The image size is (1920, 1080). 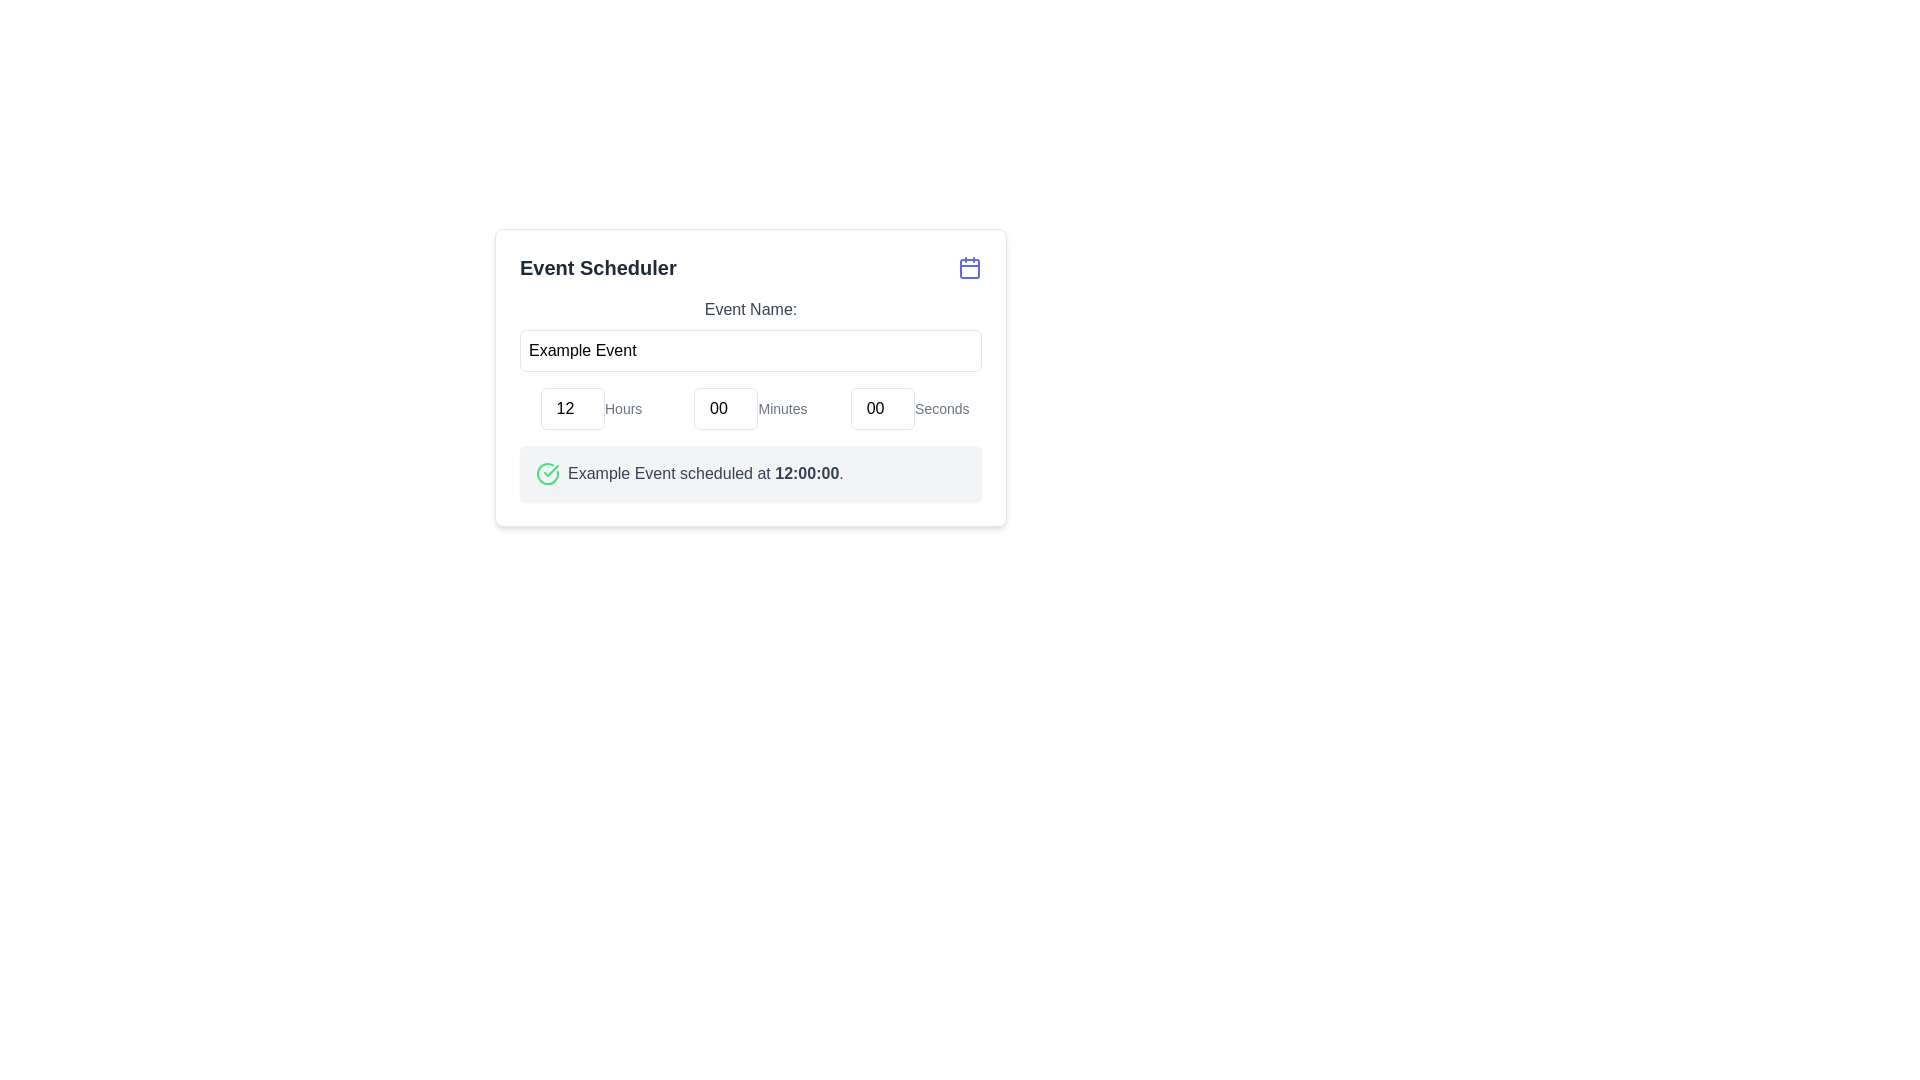 What do you see at coordinates (705, 474) in the screenshot?
I see `the informational Text Label displaying details about the scheduled event located next to a green check icon` at bounding box center [705, 474].